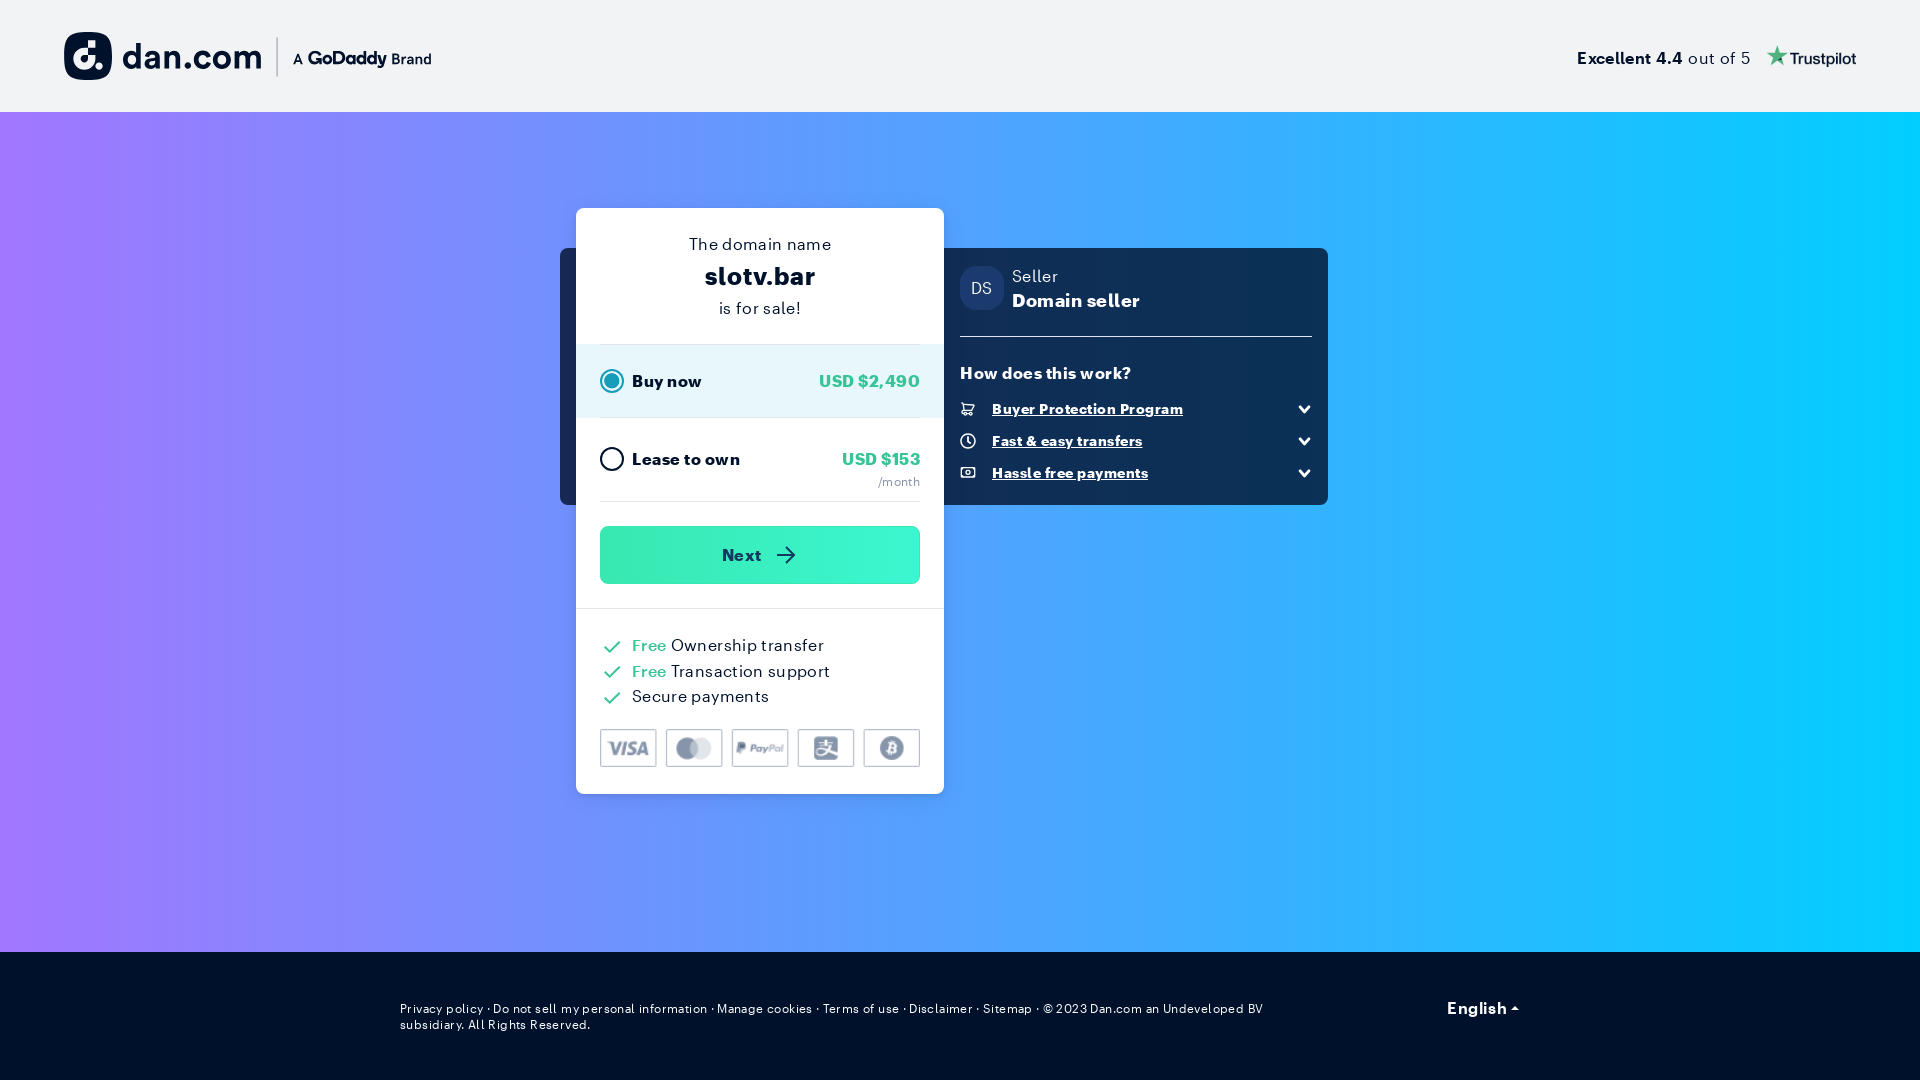  What do you see at coordinates (440, 1007) in the screenshot?
I see `'Privacy policy'` at bounding box center [440, 1007].